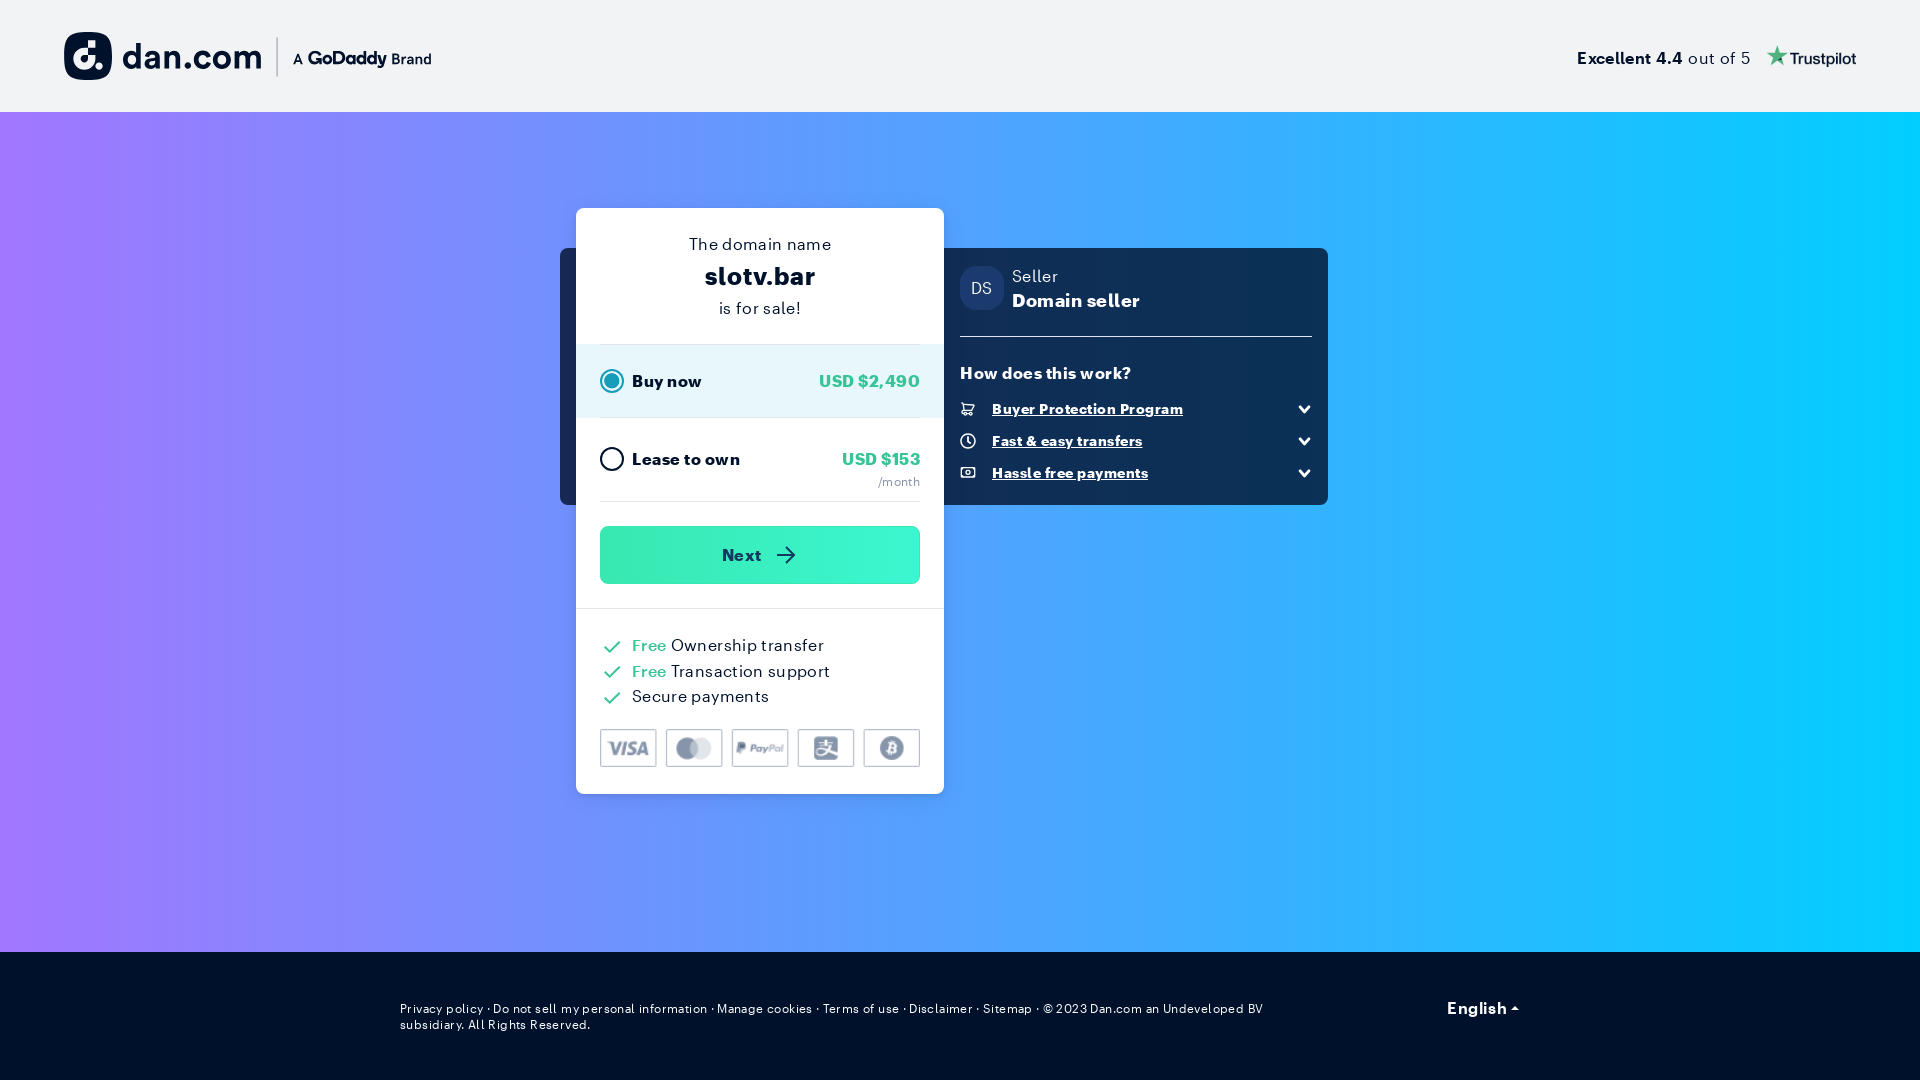  What do you see at coordinates (440, 1007) in the screenshot?
I see `'Privacy policy'` at bounding box center [440, 1007].